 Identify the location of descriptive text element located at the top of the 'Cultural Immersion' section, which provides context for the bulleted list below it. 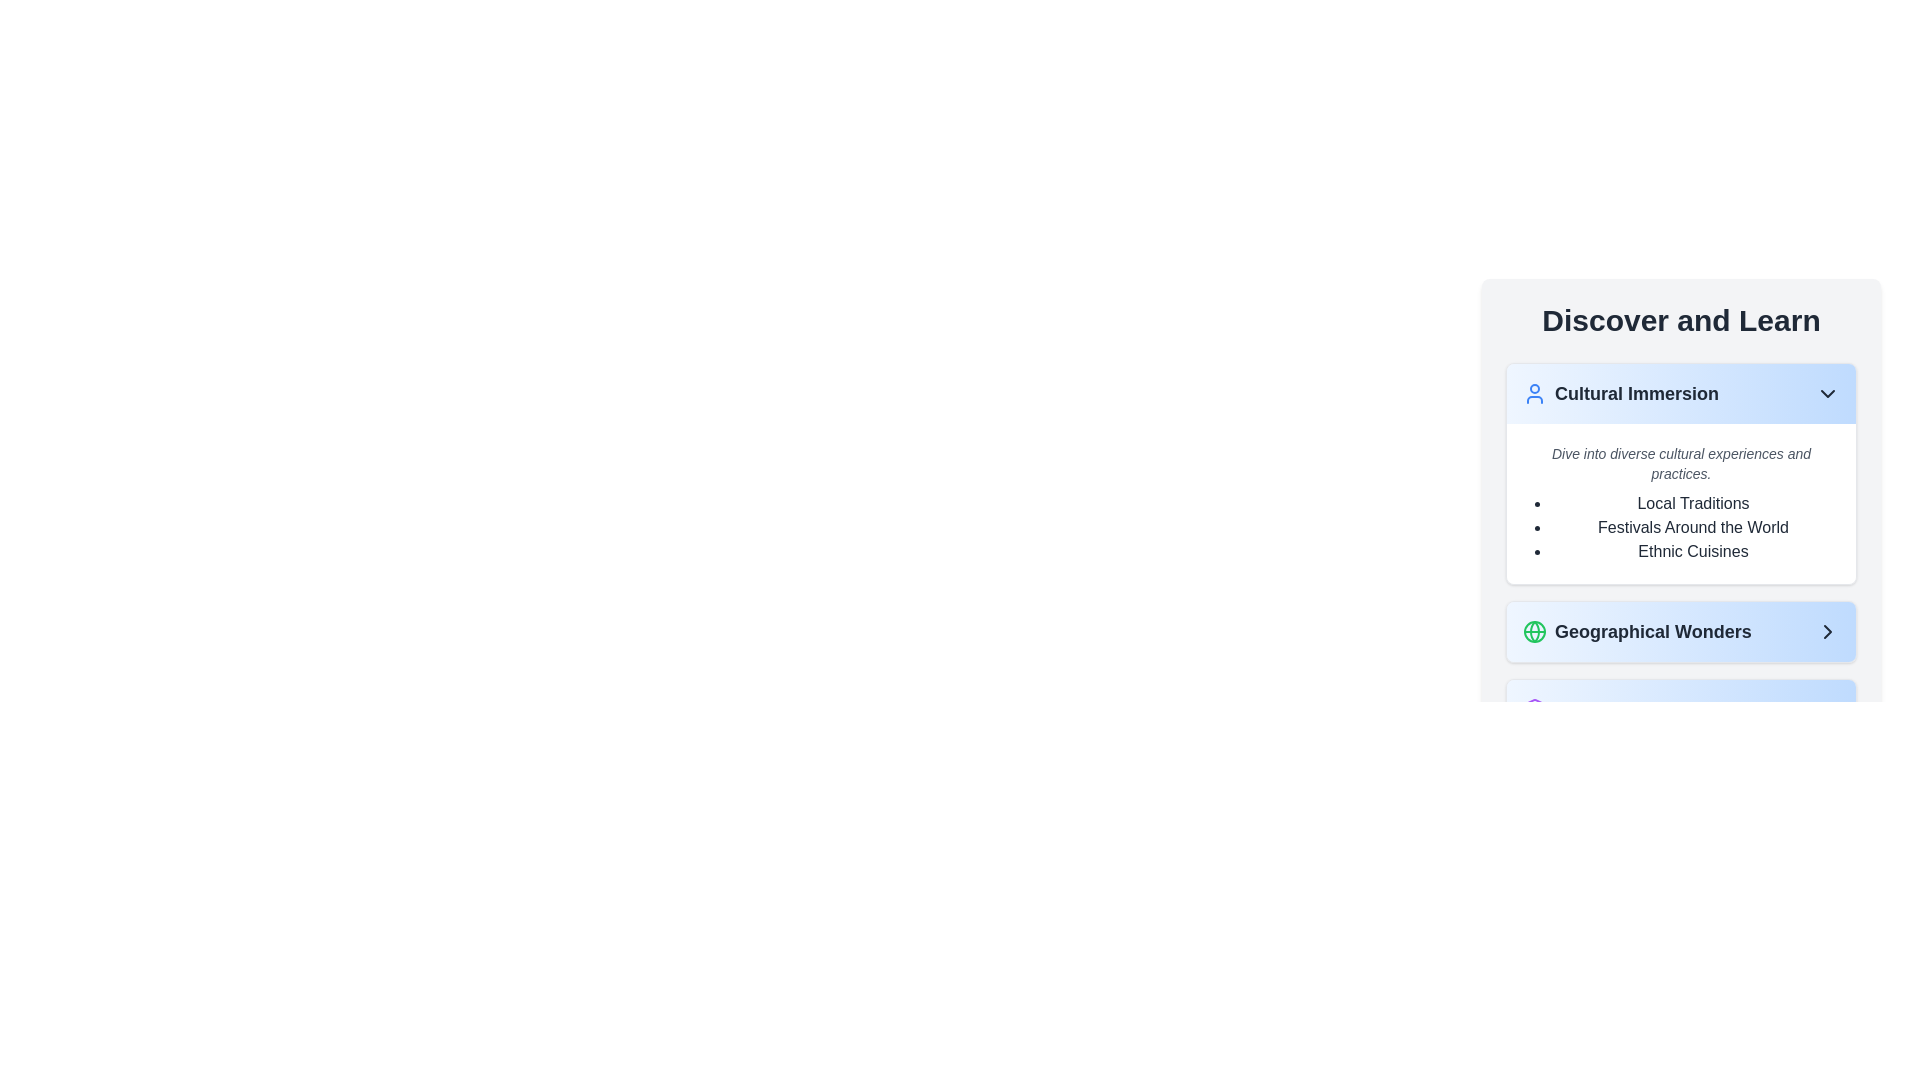
(1680, 463).